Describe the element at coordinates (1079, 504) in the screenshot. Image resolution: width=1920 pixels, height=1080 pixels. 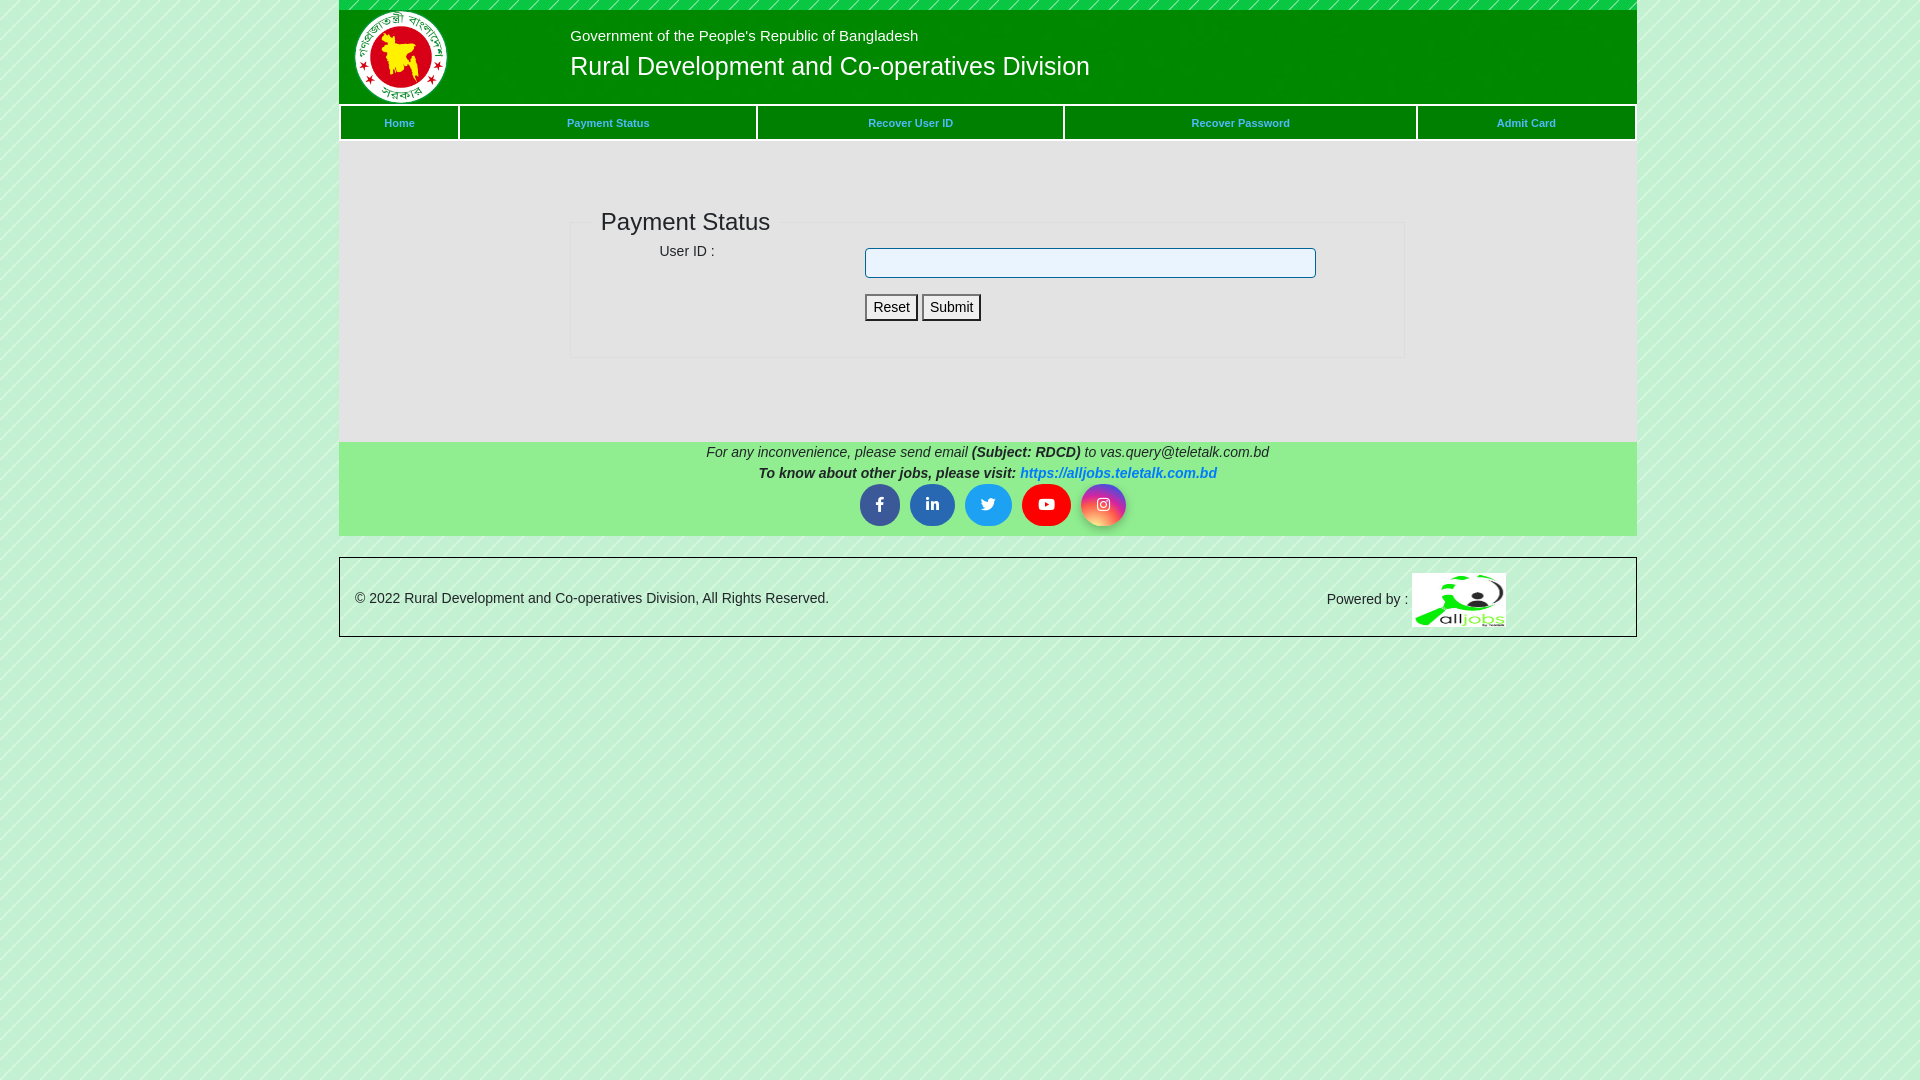
I see `'Instagram'` at that location.